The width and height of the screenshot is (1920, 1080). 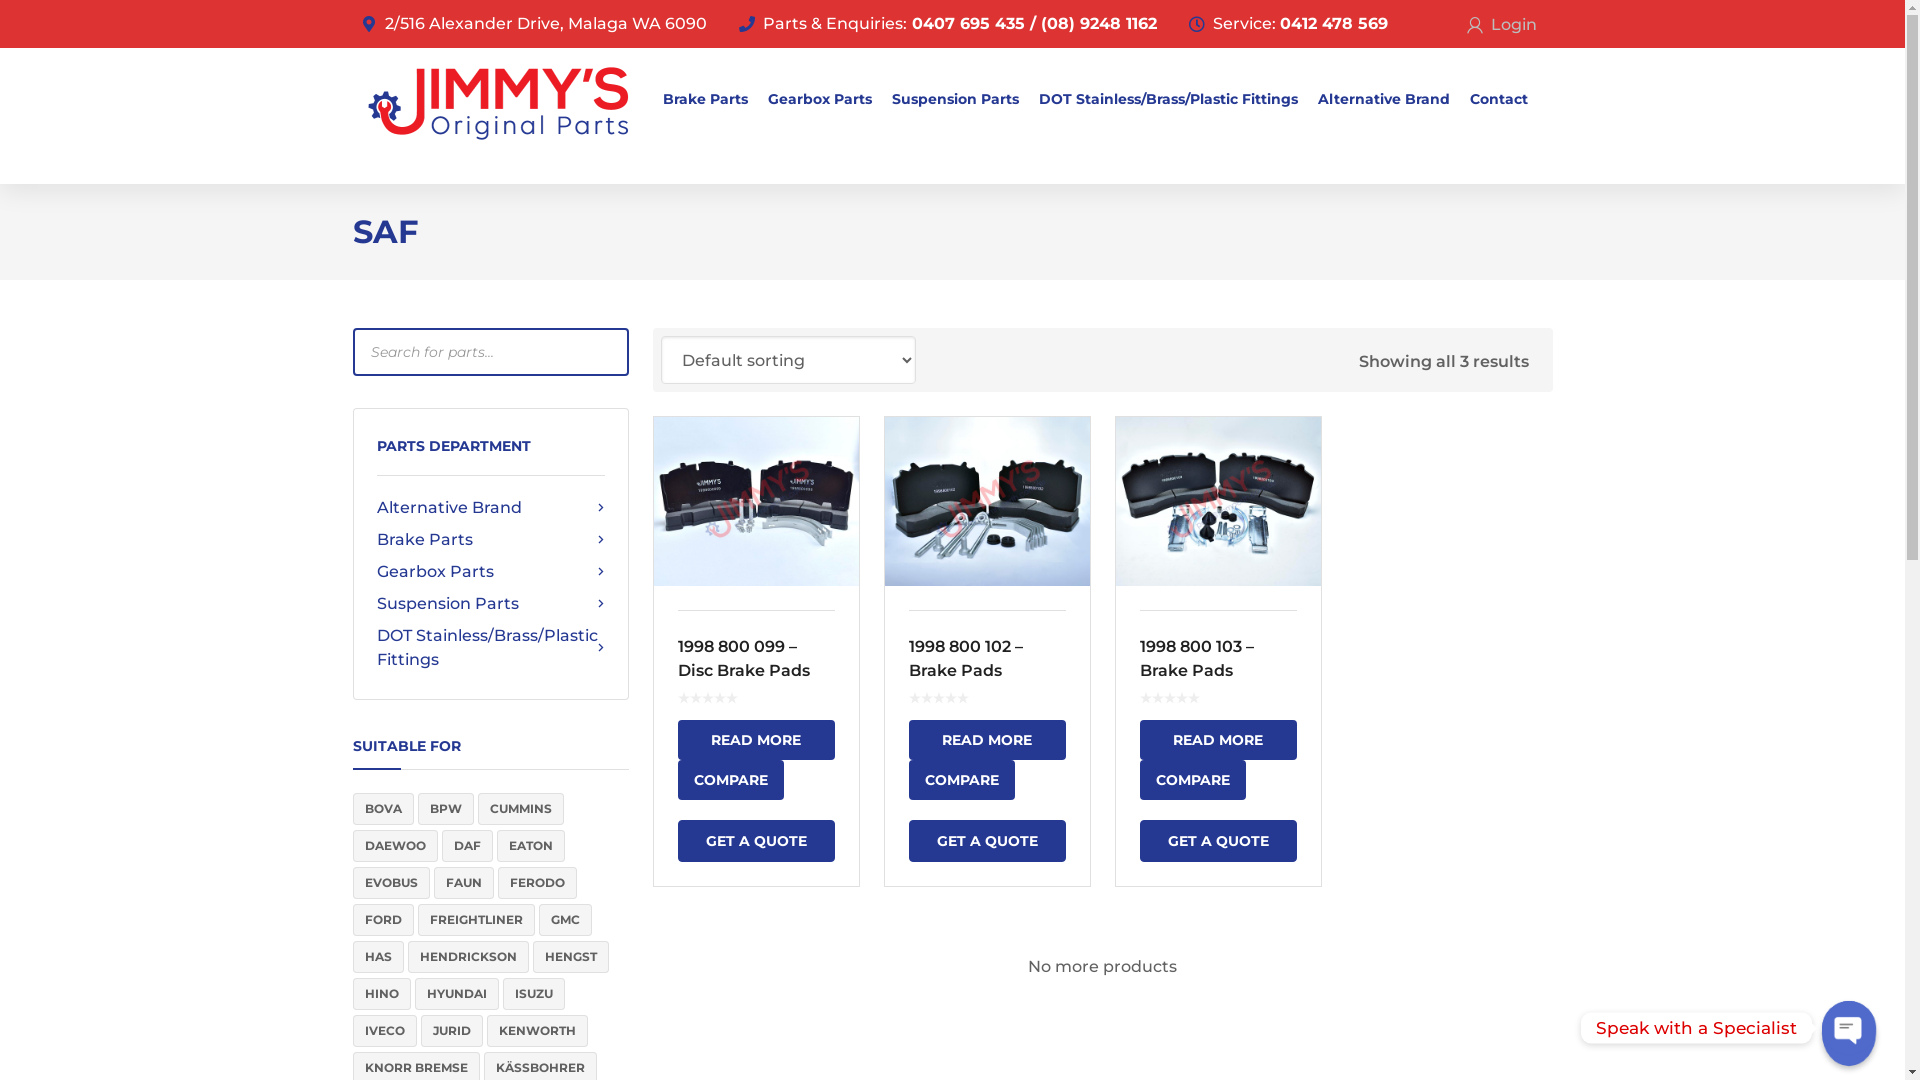 What do you see at coordinates (445, 808) in the screenshot?
I see `'BPW'` at bounding box center [445, 808].